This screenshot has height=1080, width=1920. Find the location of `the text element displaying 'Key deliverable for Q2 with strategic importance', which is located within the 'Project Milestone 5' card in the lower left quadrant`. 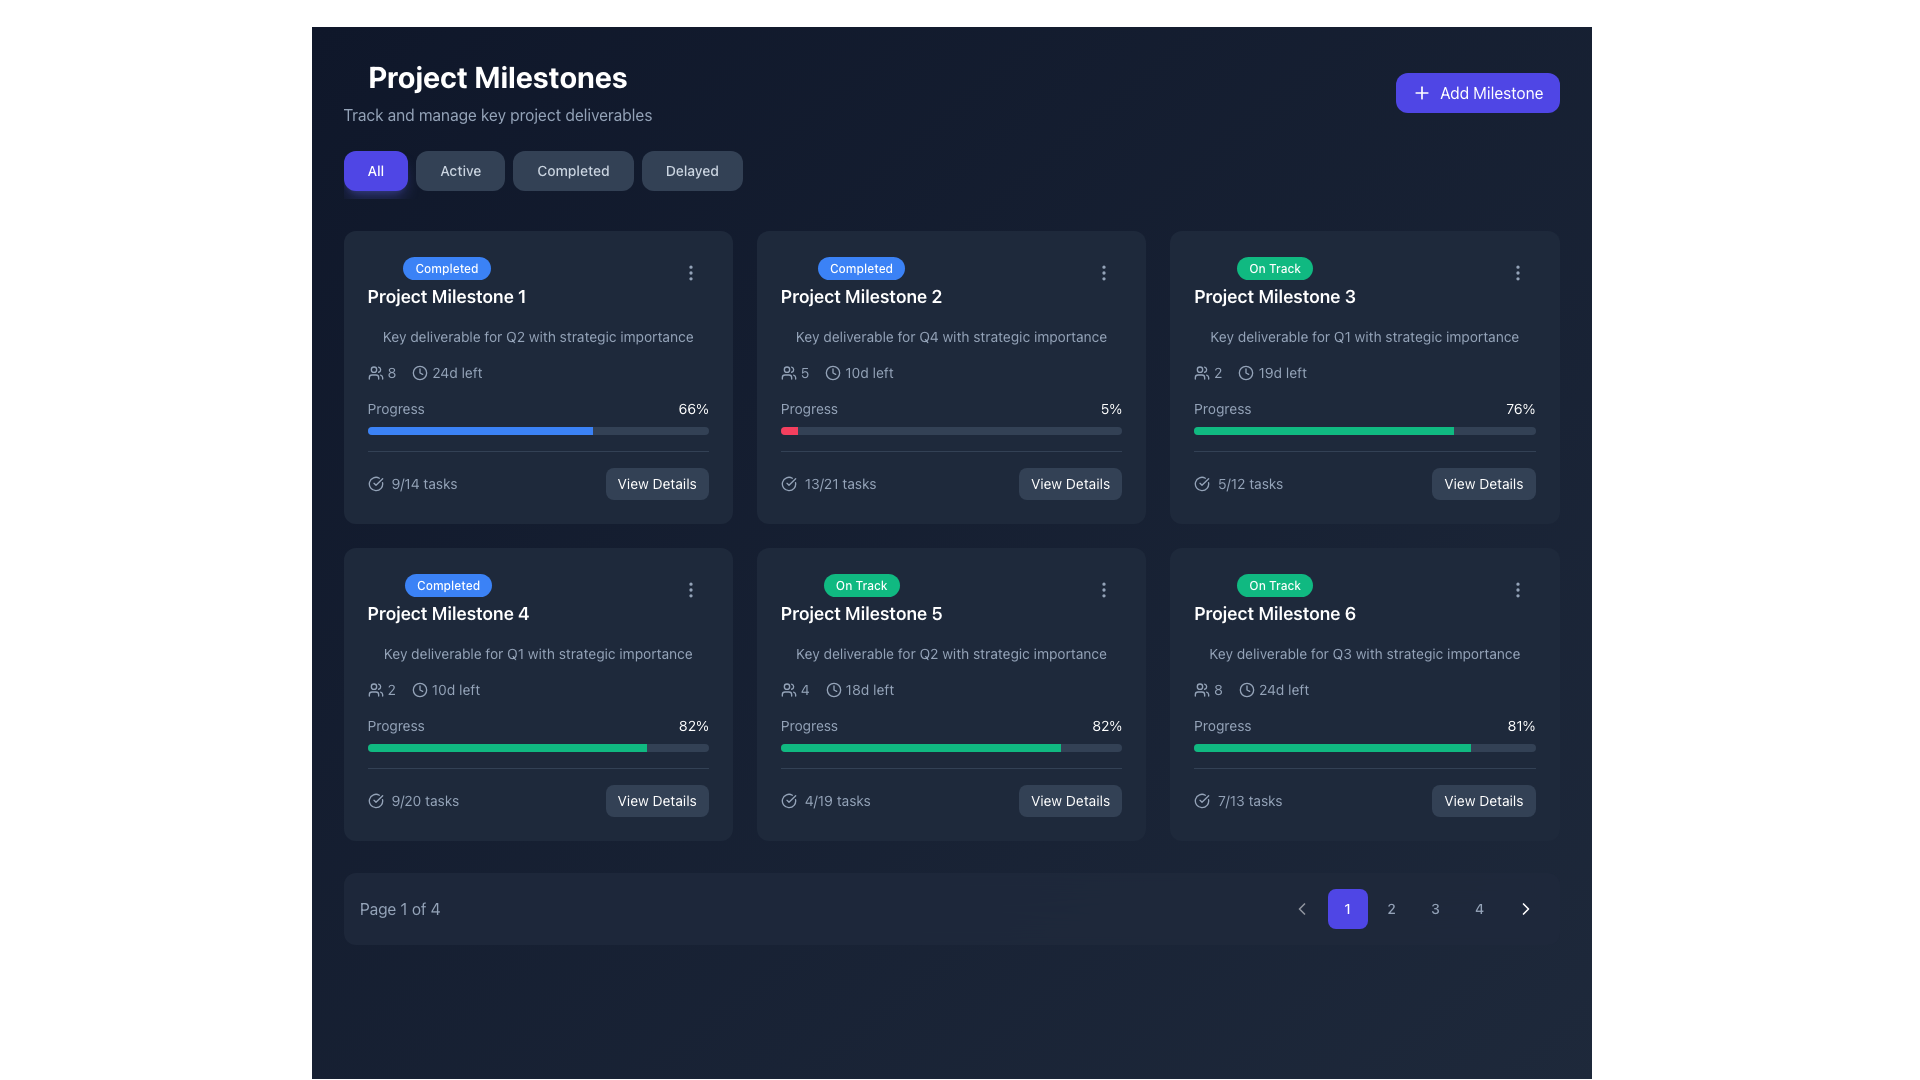

the text element displaying 'Key deliverable for Q2 with strategic importance', which is located within the 'Project Milestone 5' card in the lower left quadrant is located at coordinates (950, 654).